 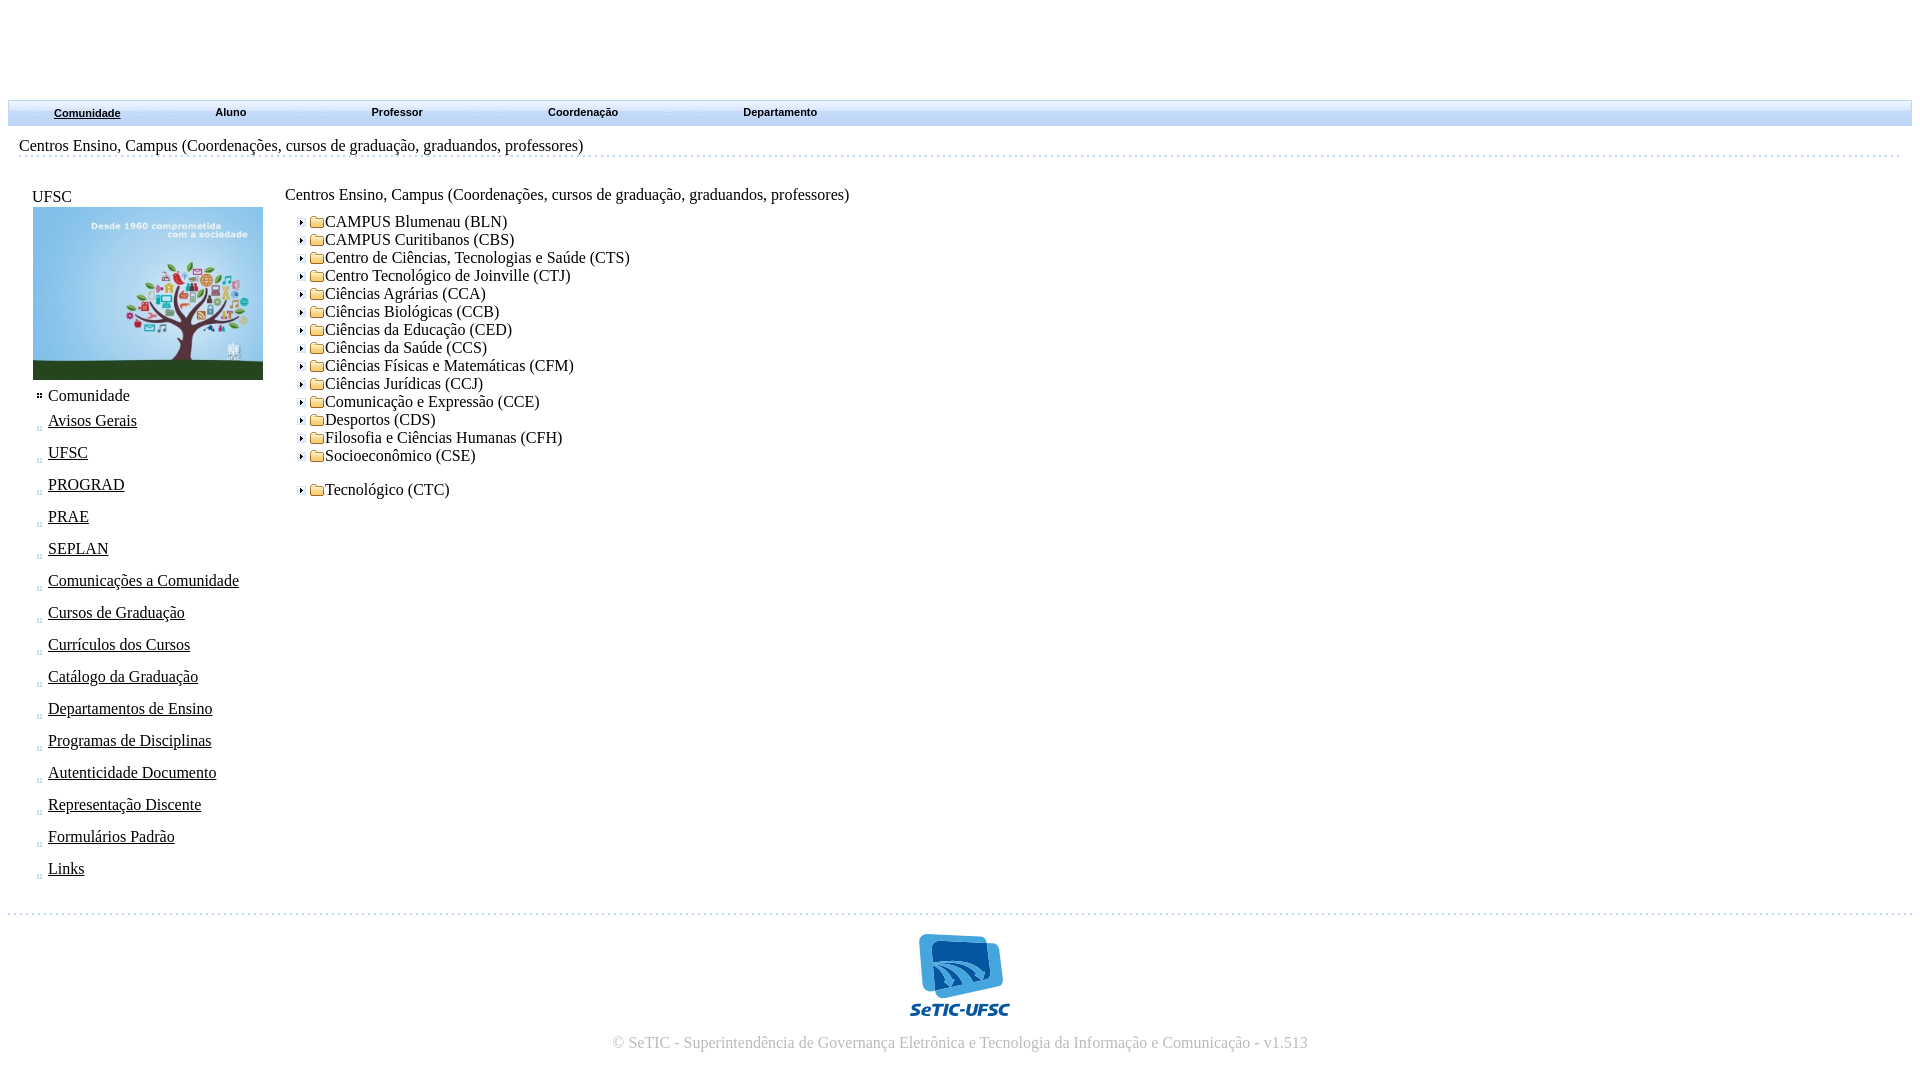 What do you see at coordinates (399, 222) in the screenshot?
I see `'CAMPUS Blumenau (BLN)'` at bounding box center [399, 222].